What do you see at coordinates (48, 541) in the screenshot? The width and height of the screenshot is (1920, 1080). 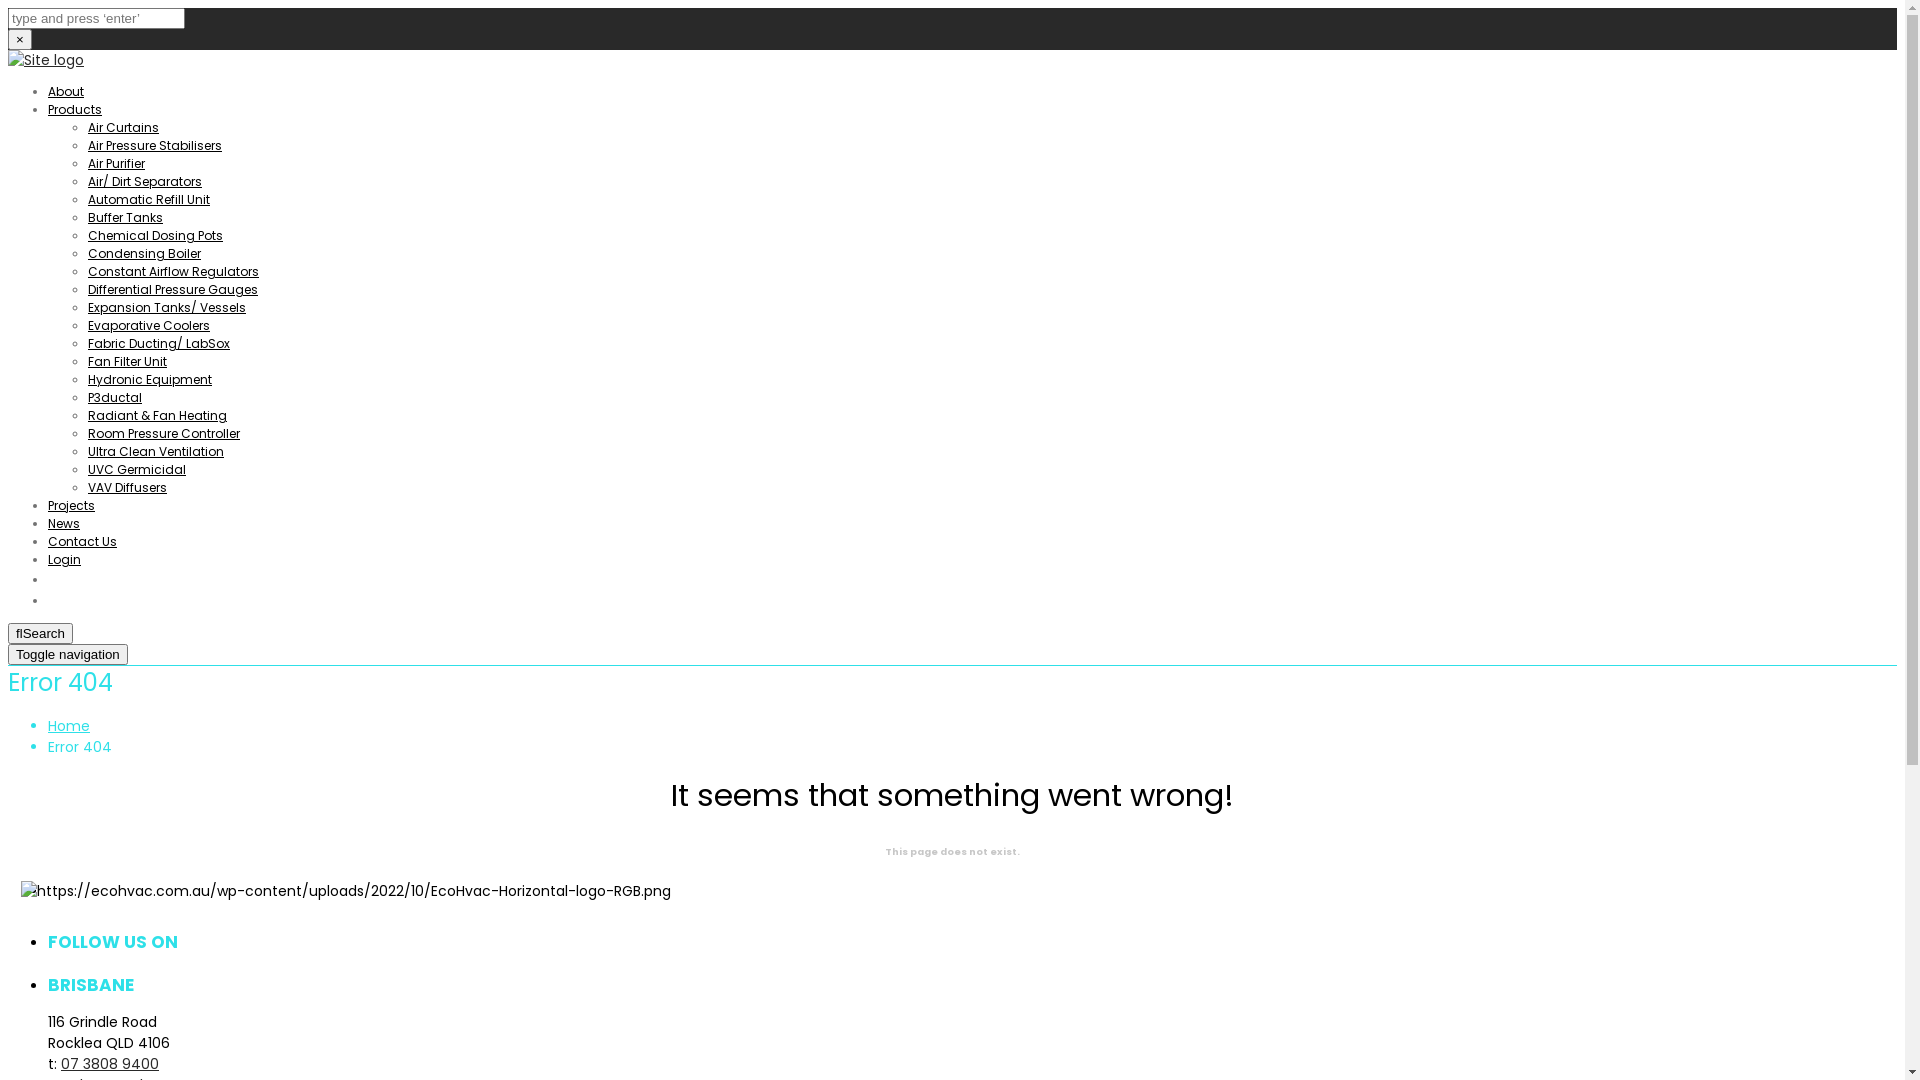 I see `'Contact Us'` at bounding box center [48, 541].